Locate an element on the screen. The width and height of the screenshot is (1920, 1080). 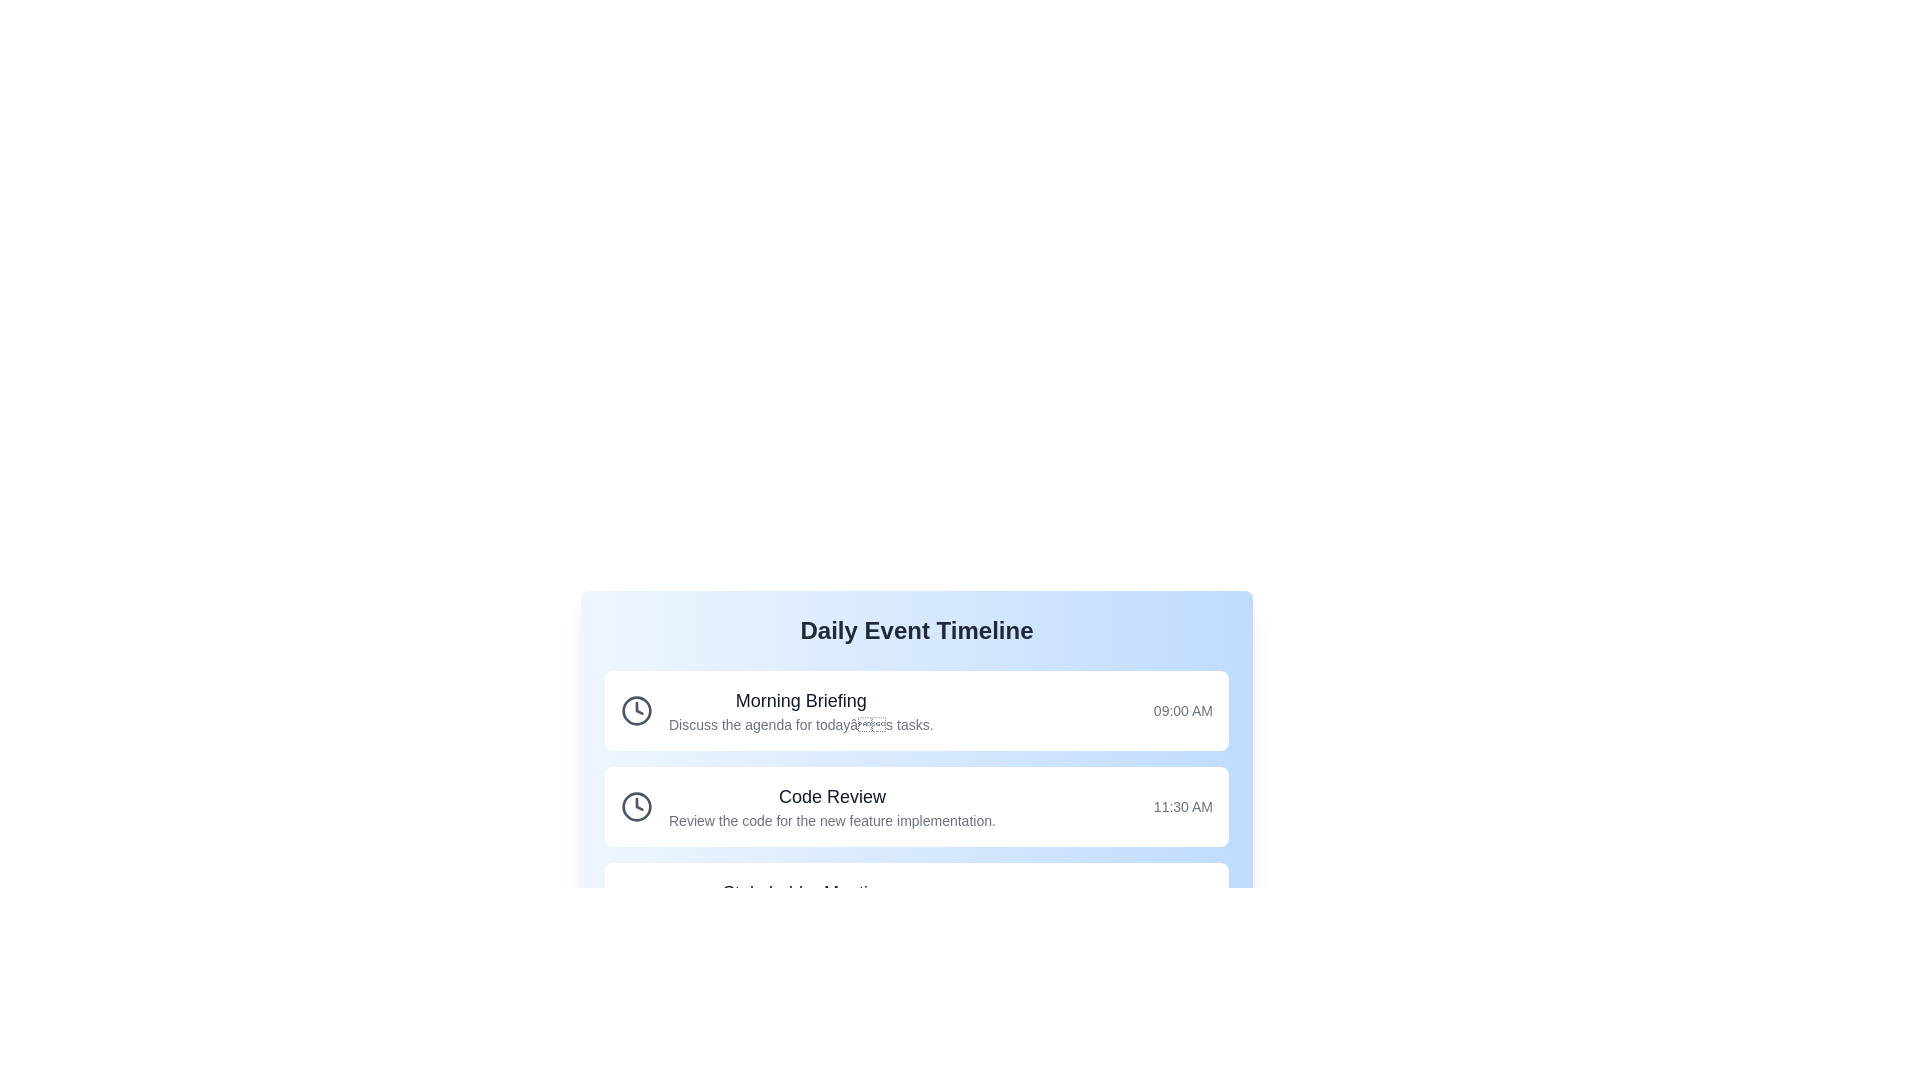
the icon associated with the event titled Code Review is located at coordinates (636, 805).